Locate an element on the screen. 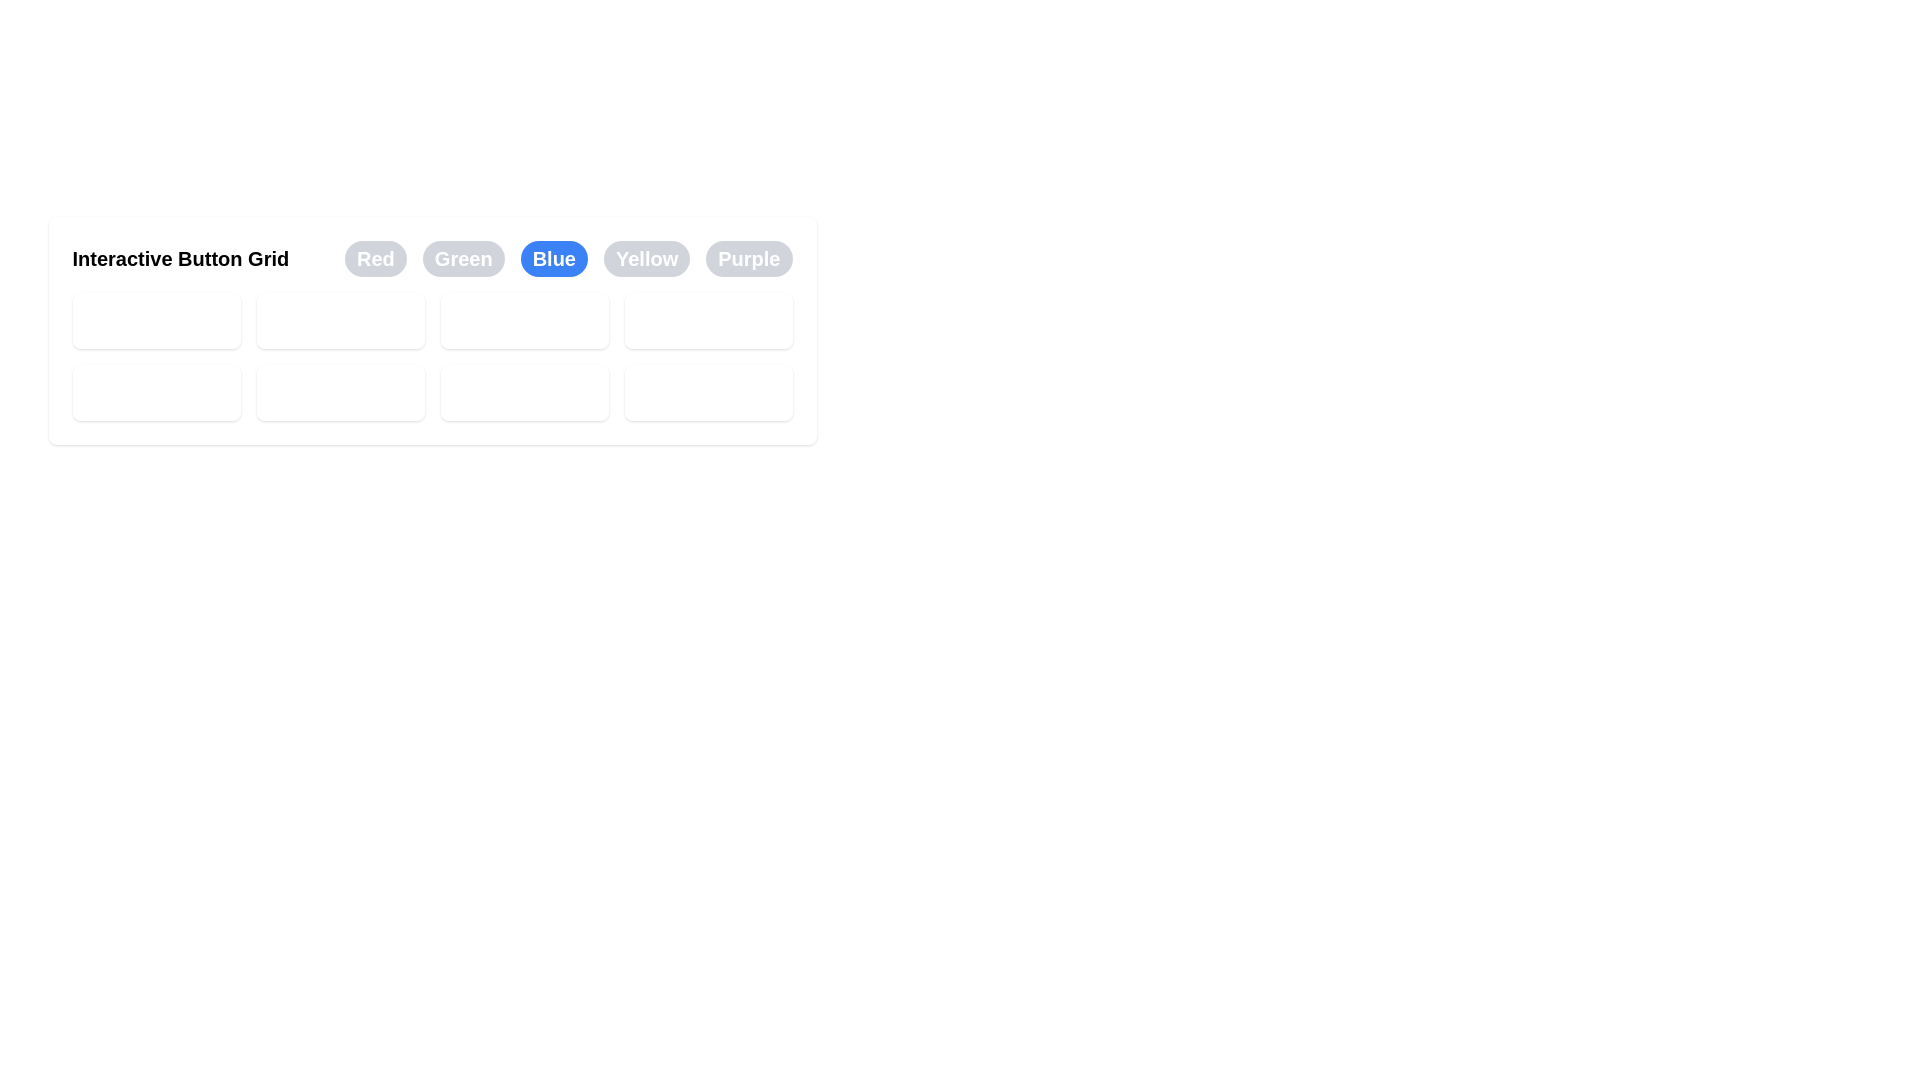 The width and height of the screenshot is (1920, 1080). the interactive button located in the bottom-right corner of the grid layout is located at coordinates (708, 393).